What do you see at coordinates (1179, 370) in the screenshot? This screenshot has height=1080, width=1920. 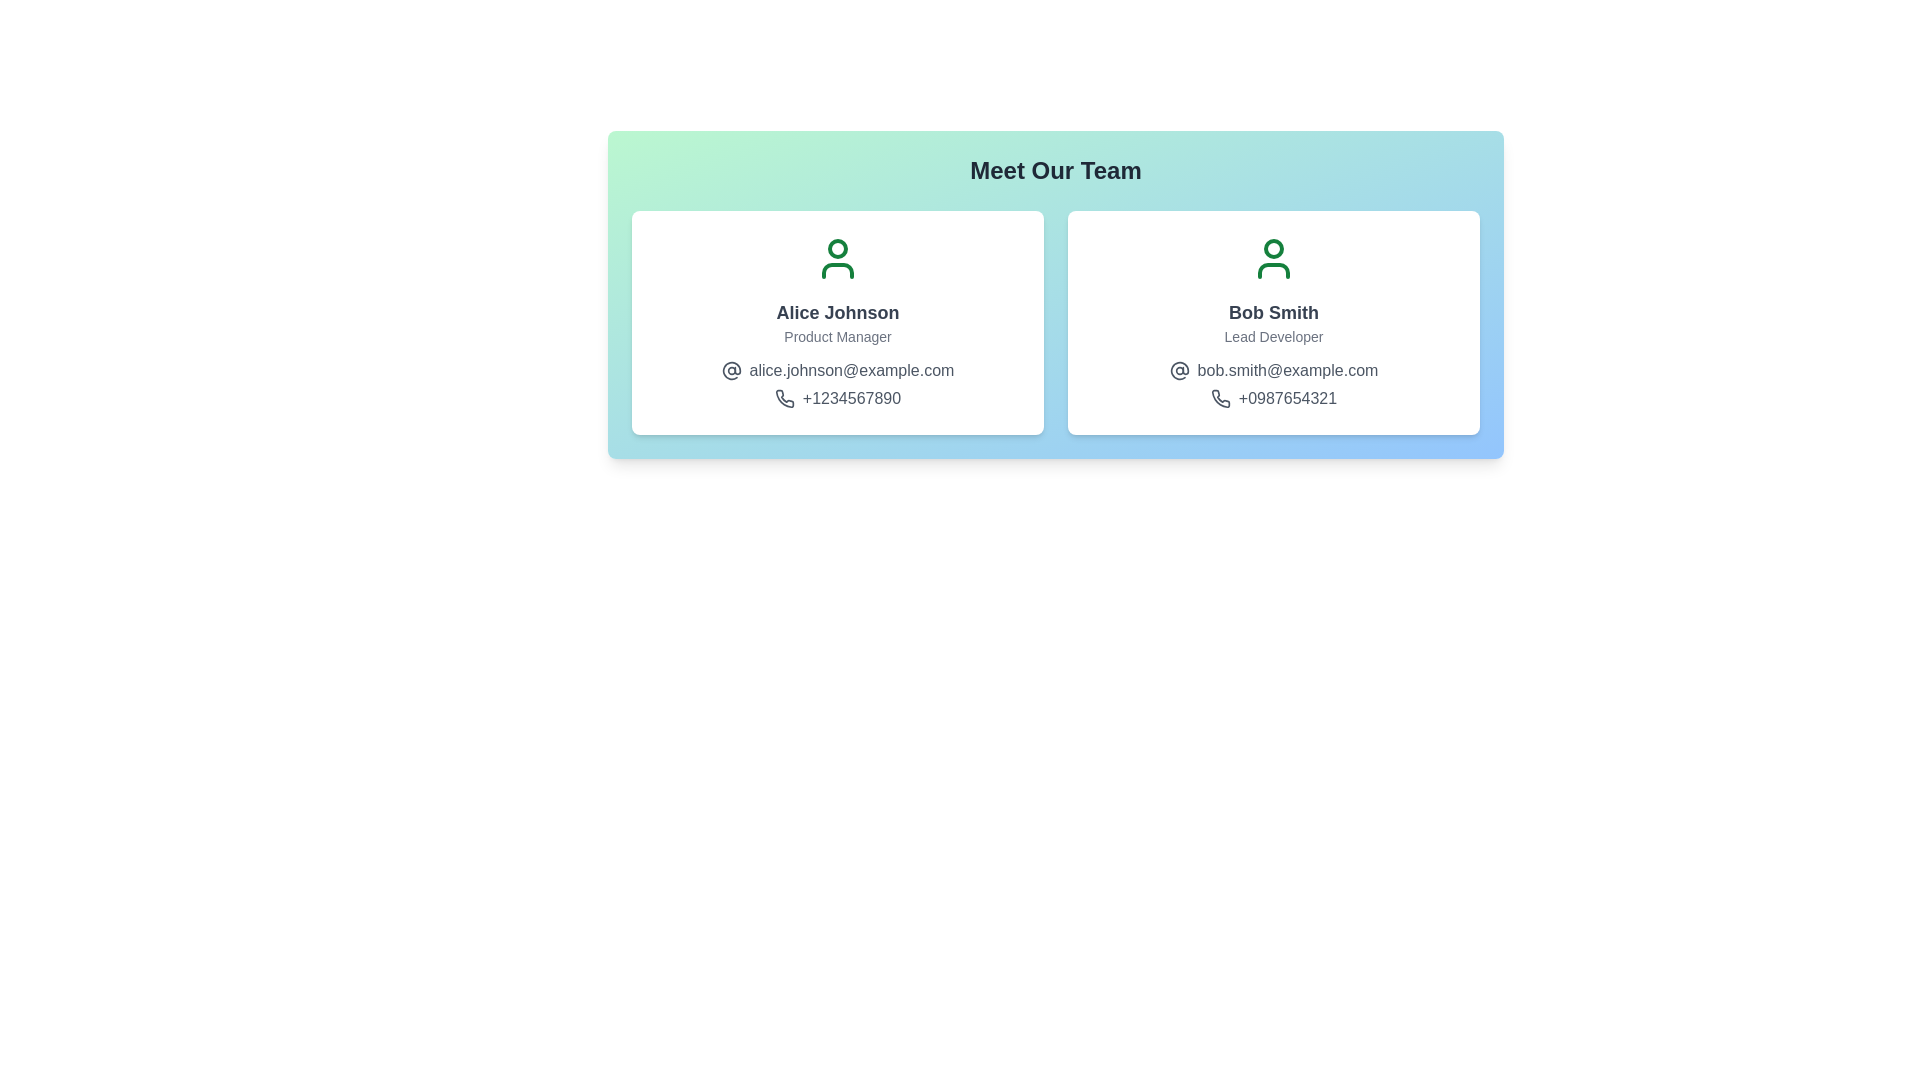 I see `the email address icon located within the right card titled 'Bob Smith', which visually represents an email address marker, positioned slightly to the left of the email text 'bob.smith@example.com'` at bounding box center [1179, 370].